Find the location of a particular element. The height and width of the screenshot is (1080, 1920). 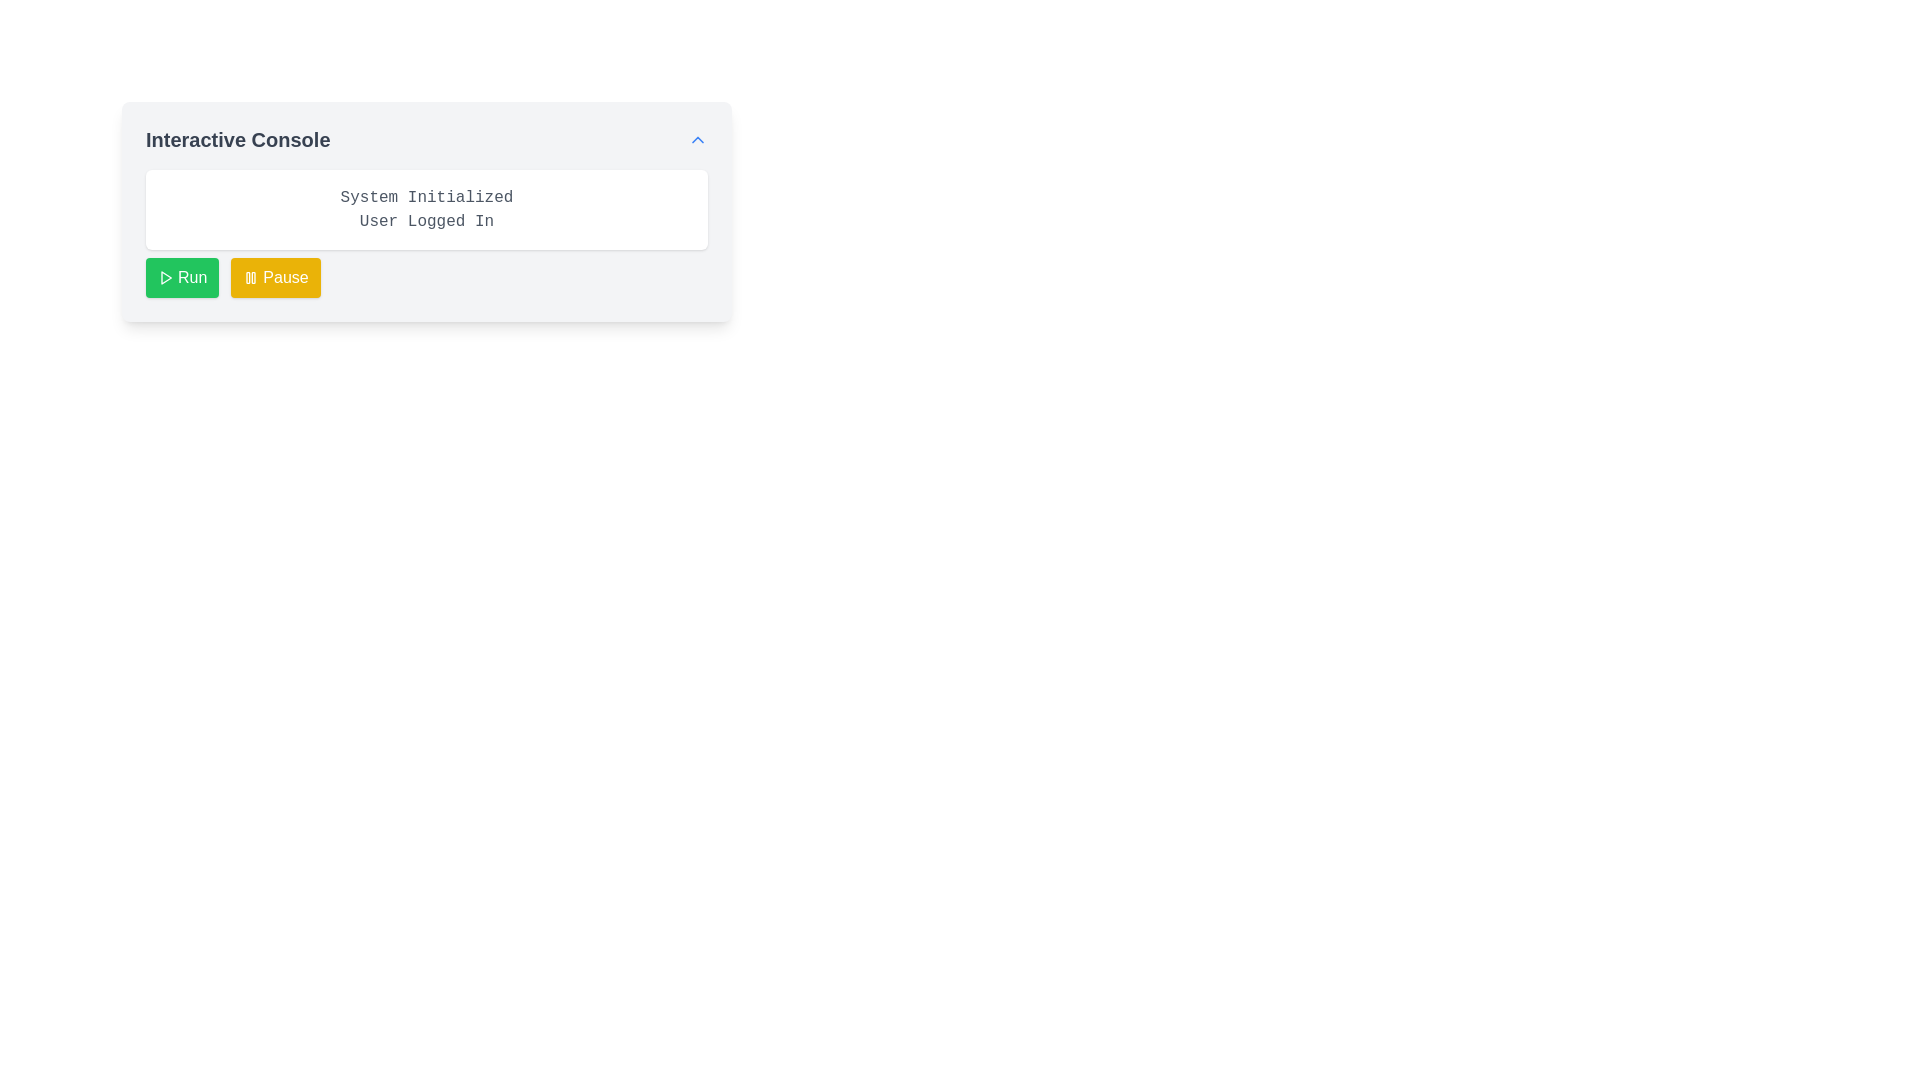

displayed text in the white box of the 'Interactive Console' component, which contains 'System Initialized\nUser Logged In' is located at coordinates (426, 212).